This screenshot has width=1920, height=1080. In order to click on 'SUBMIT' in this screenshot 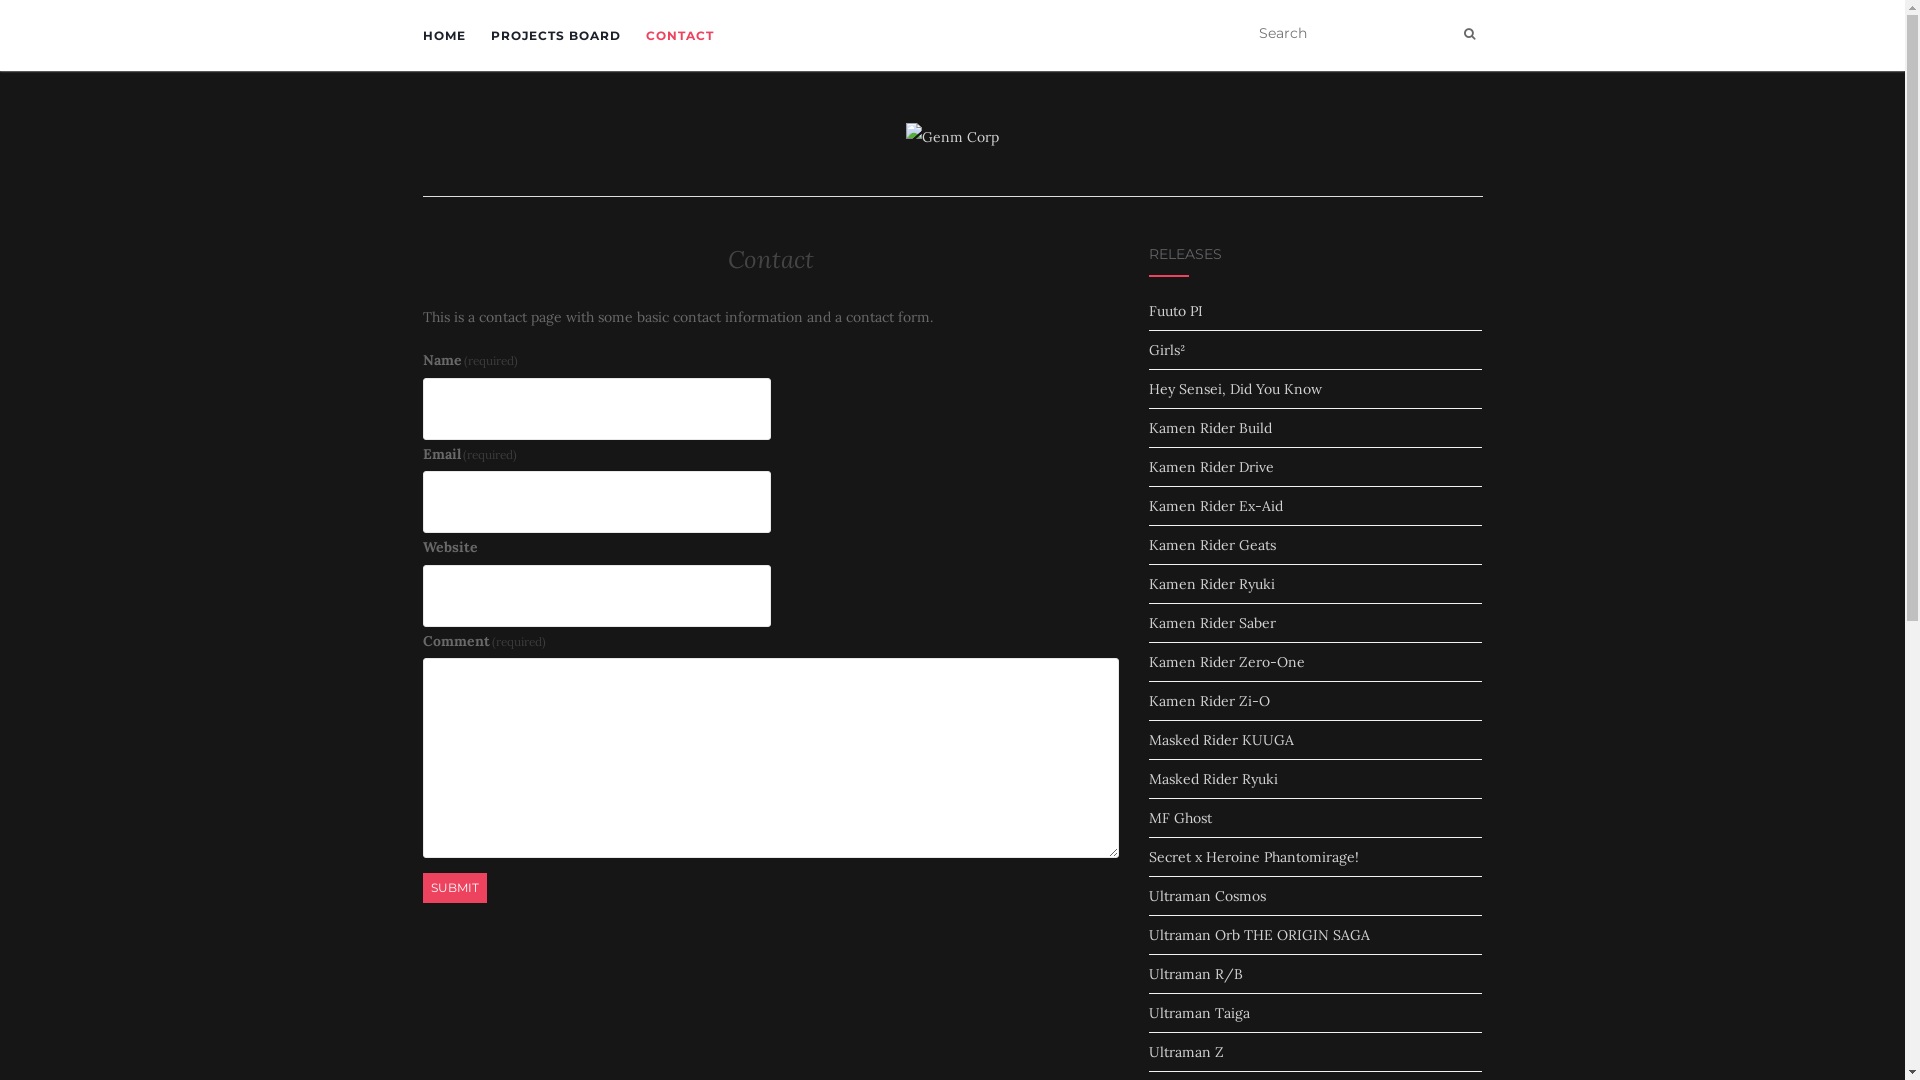, I will do `click(453, 886)`.